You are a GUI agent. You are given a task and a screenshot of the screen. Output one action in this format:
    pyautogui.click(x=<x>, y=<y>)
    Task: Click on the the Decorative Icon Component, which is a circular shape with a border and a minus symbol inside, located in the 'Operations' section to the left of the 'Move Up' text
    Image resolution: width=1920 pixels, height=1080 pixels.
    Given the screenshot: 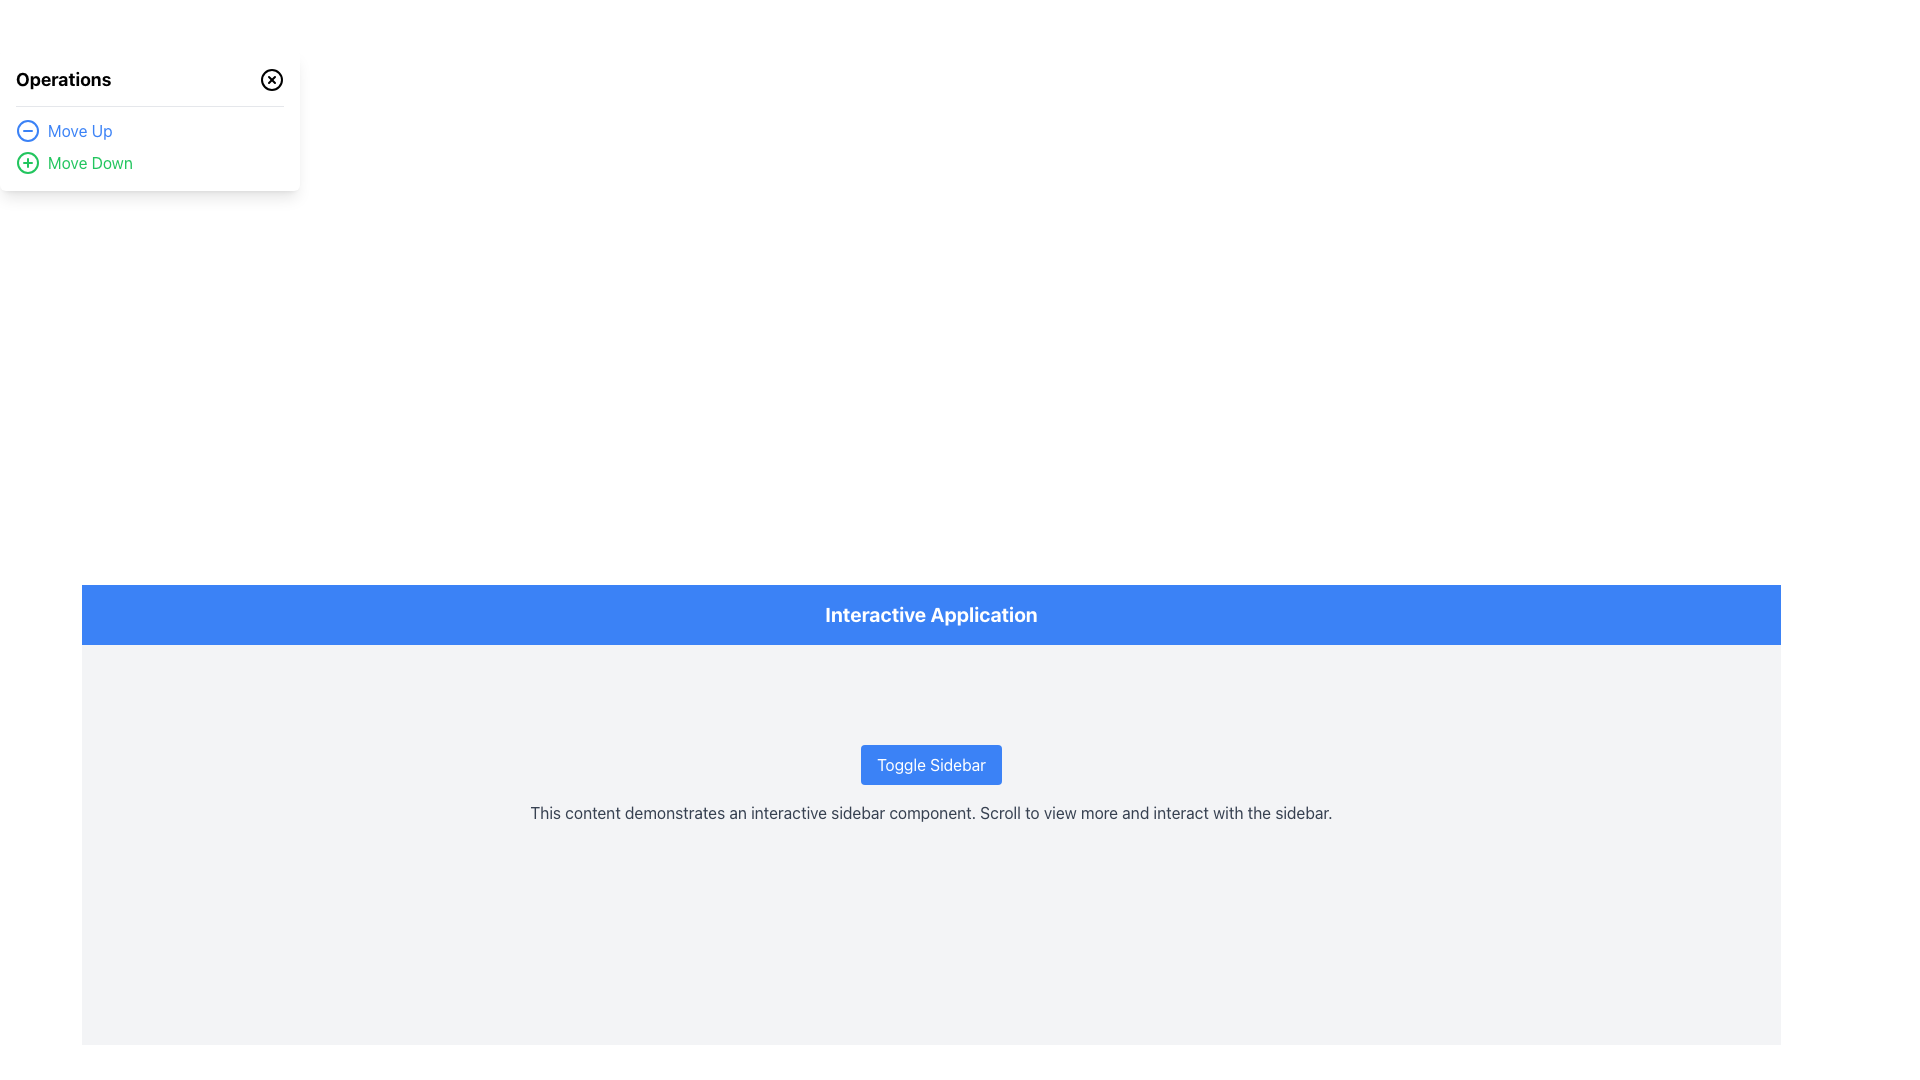 What is the action you would take?
    pyautogui.click(x=28, y=131)
    